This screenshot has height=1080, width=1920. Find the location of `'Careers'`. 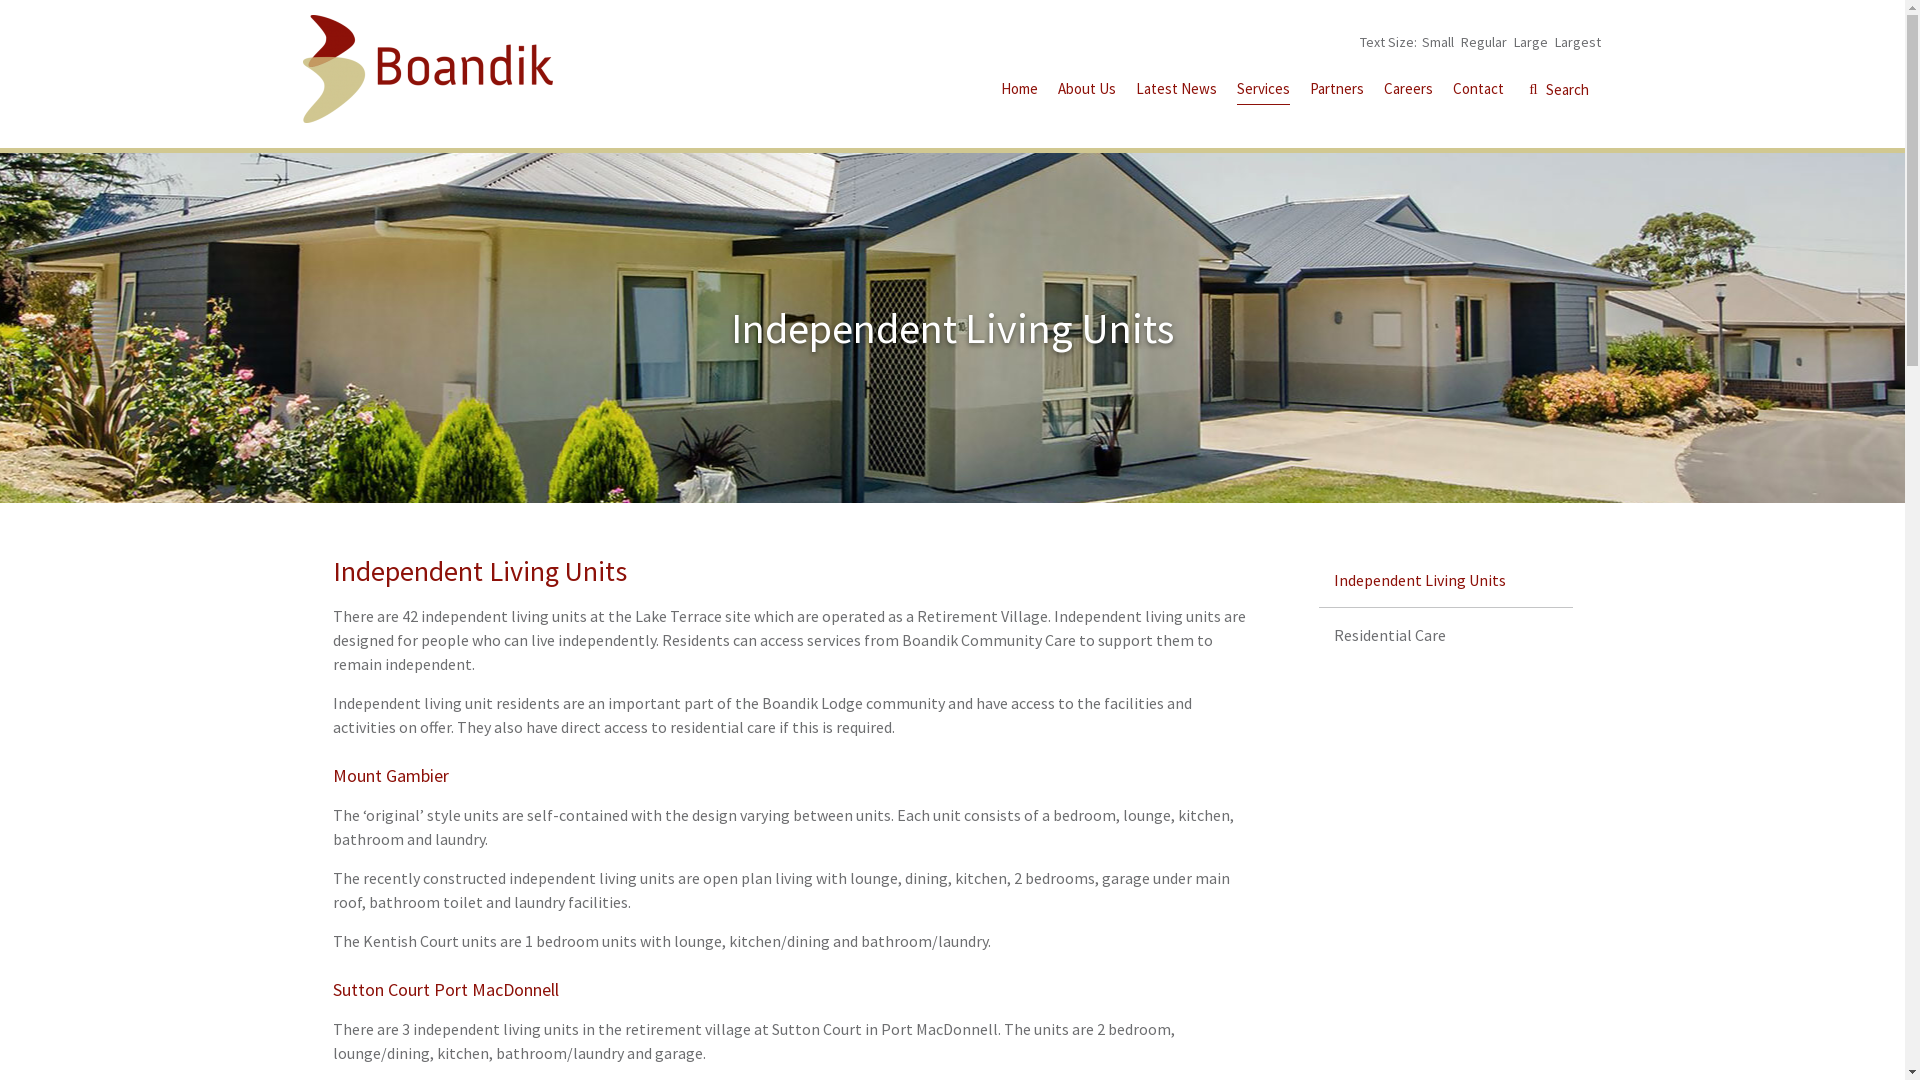

'Careers' is located at coordinates (1407, 91).